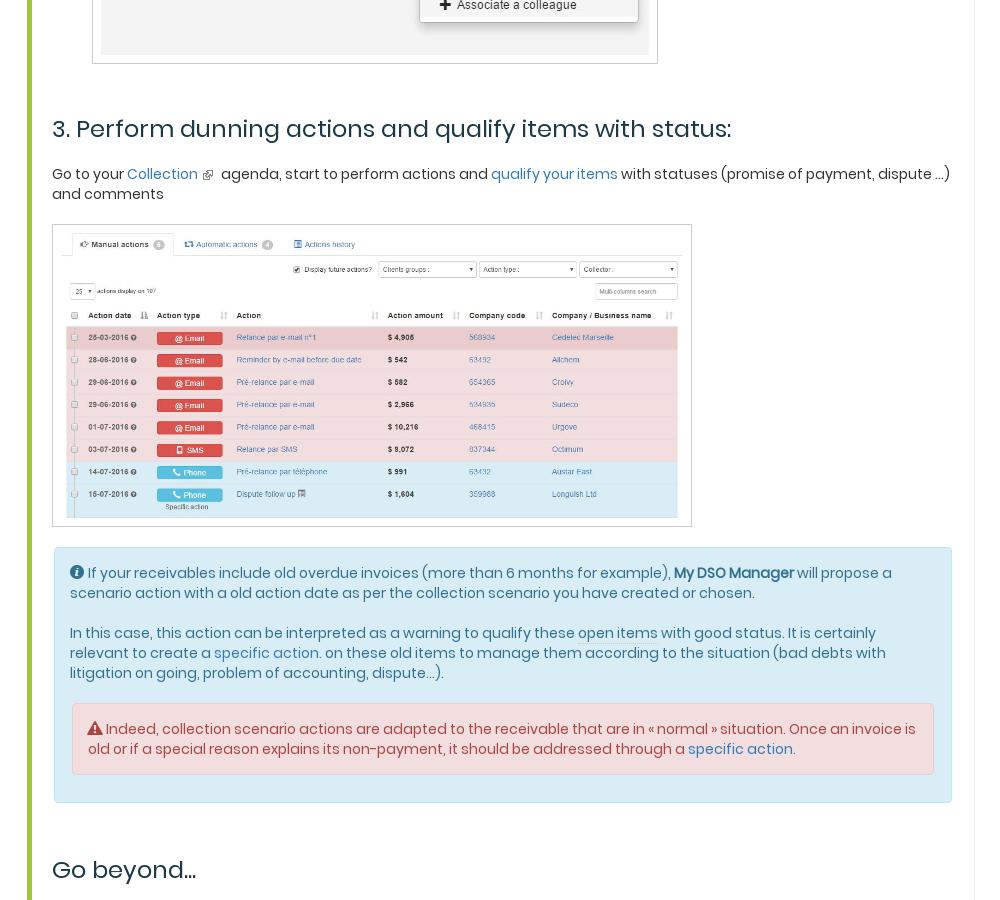  What do you see at coordinates (127, 173) in the screenshot?
I see `'Collection'` at bounding box center [127, 173].